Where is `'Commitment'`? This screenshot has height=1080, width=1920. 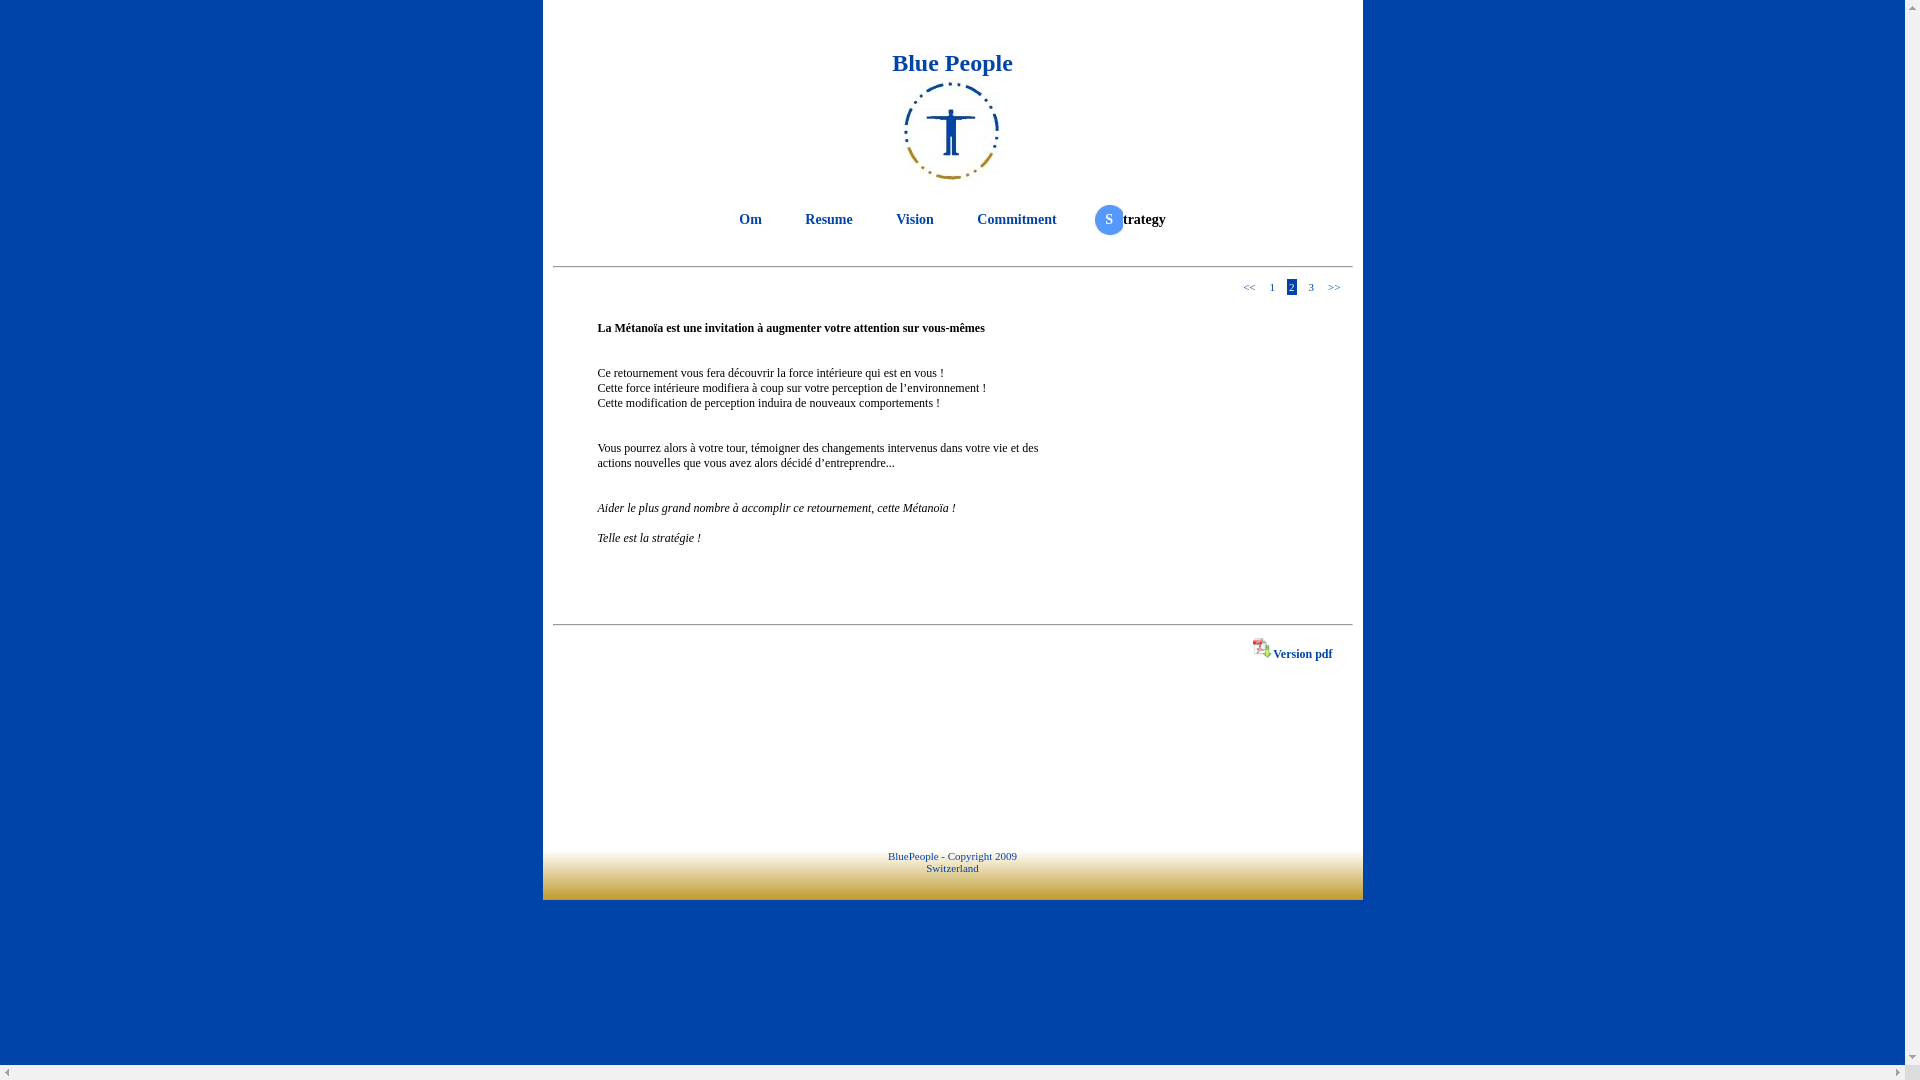
'Commitment' is located at coordinates (971, 219).